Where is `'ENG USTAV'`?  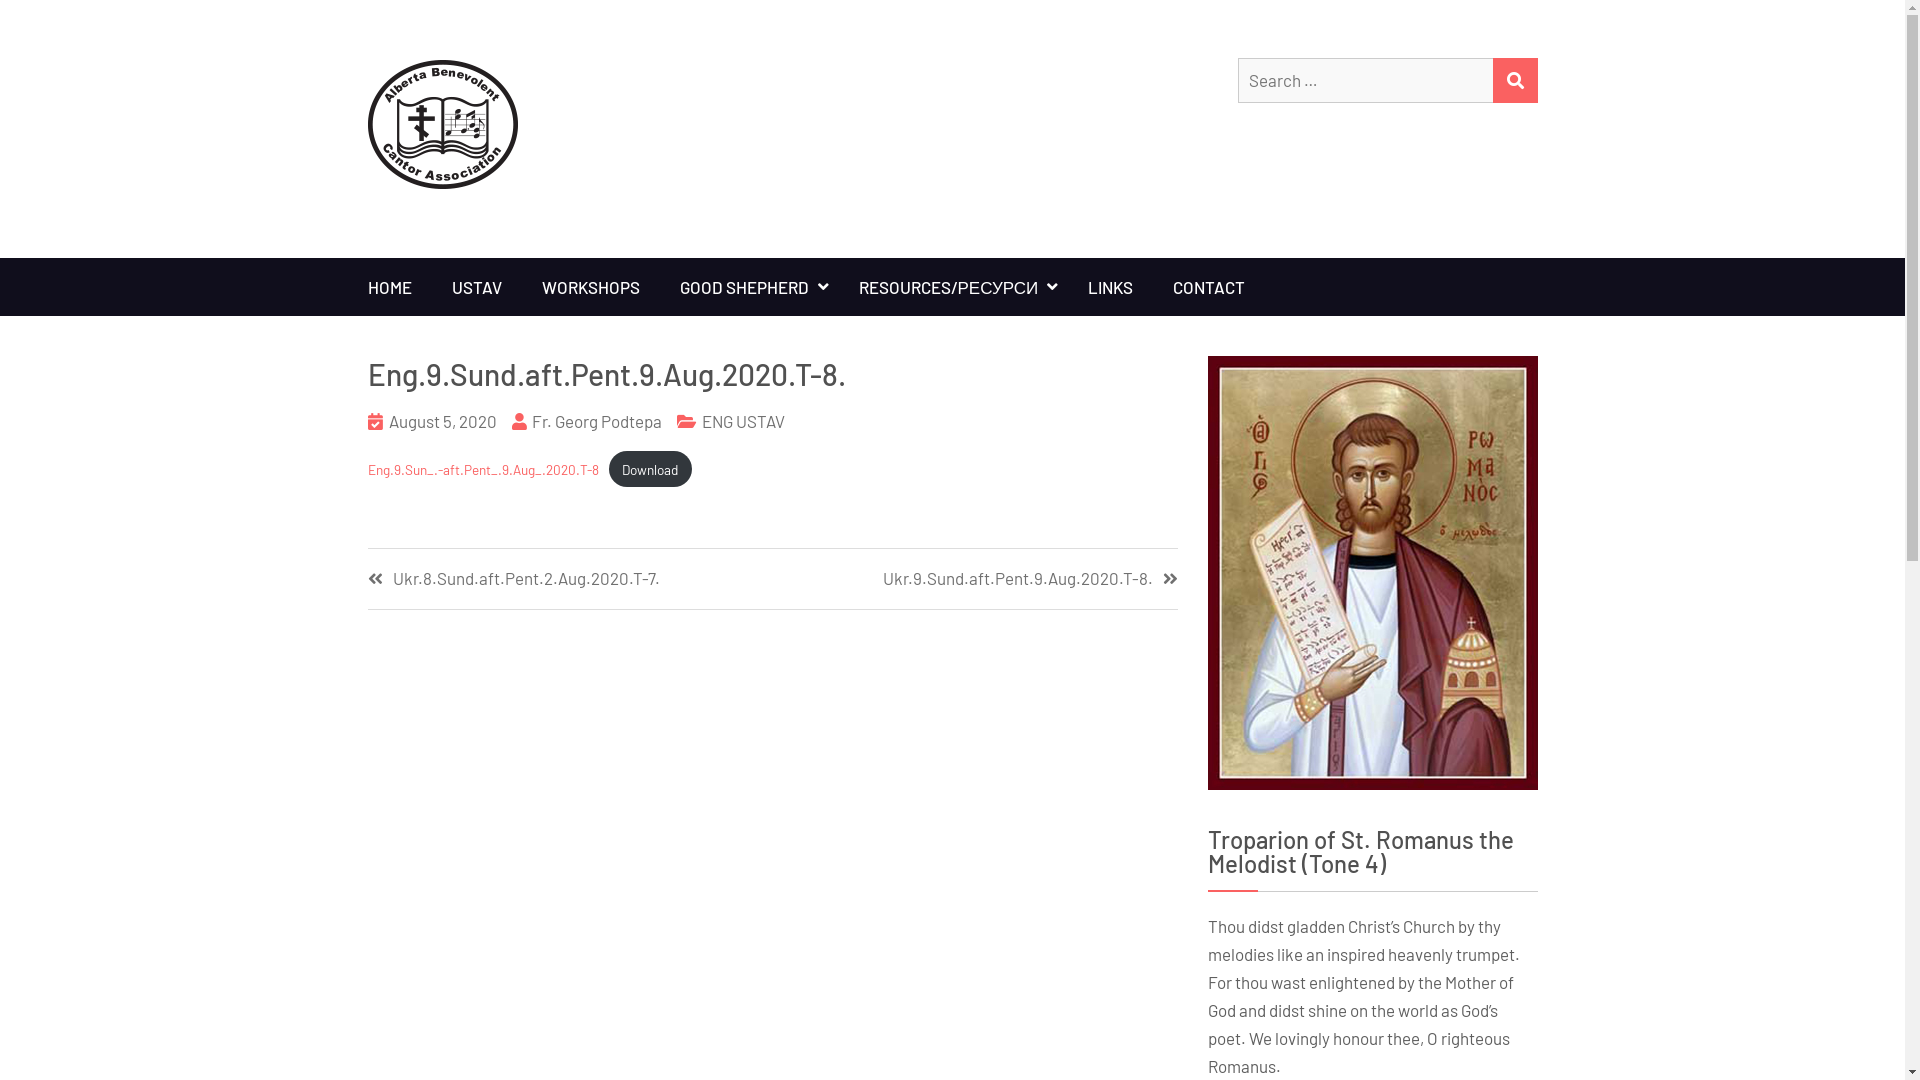 'ENG USTAV' is located at coordinates (742, 419).